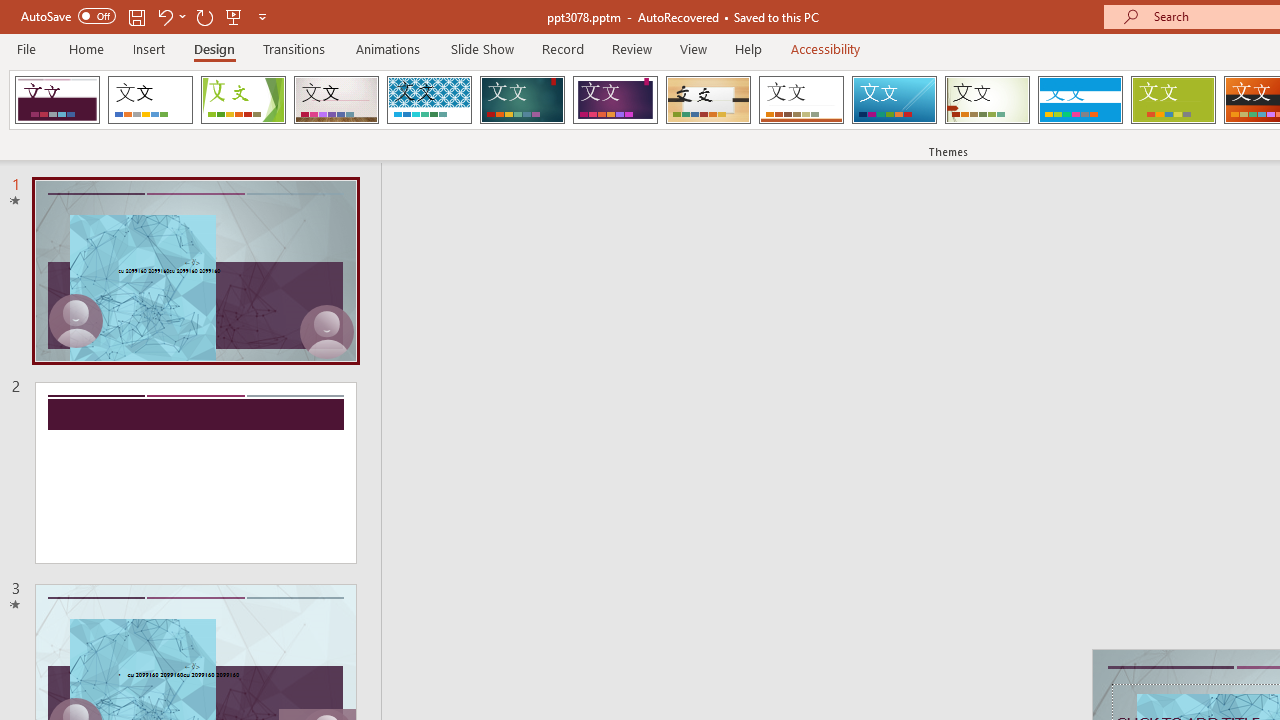  Describe the element at coordinates (747, 48) in the screenshot. I see `'Help'` at that location.